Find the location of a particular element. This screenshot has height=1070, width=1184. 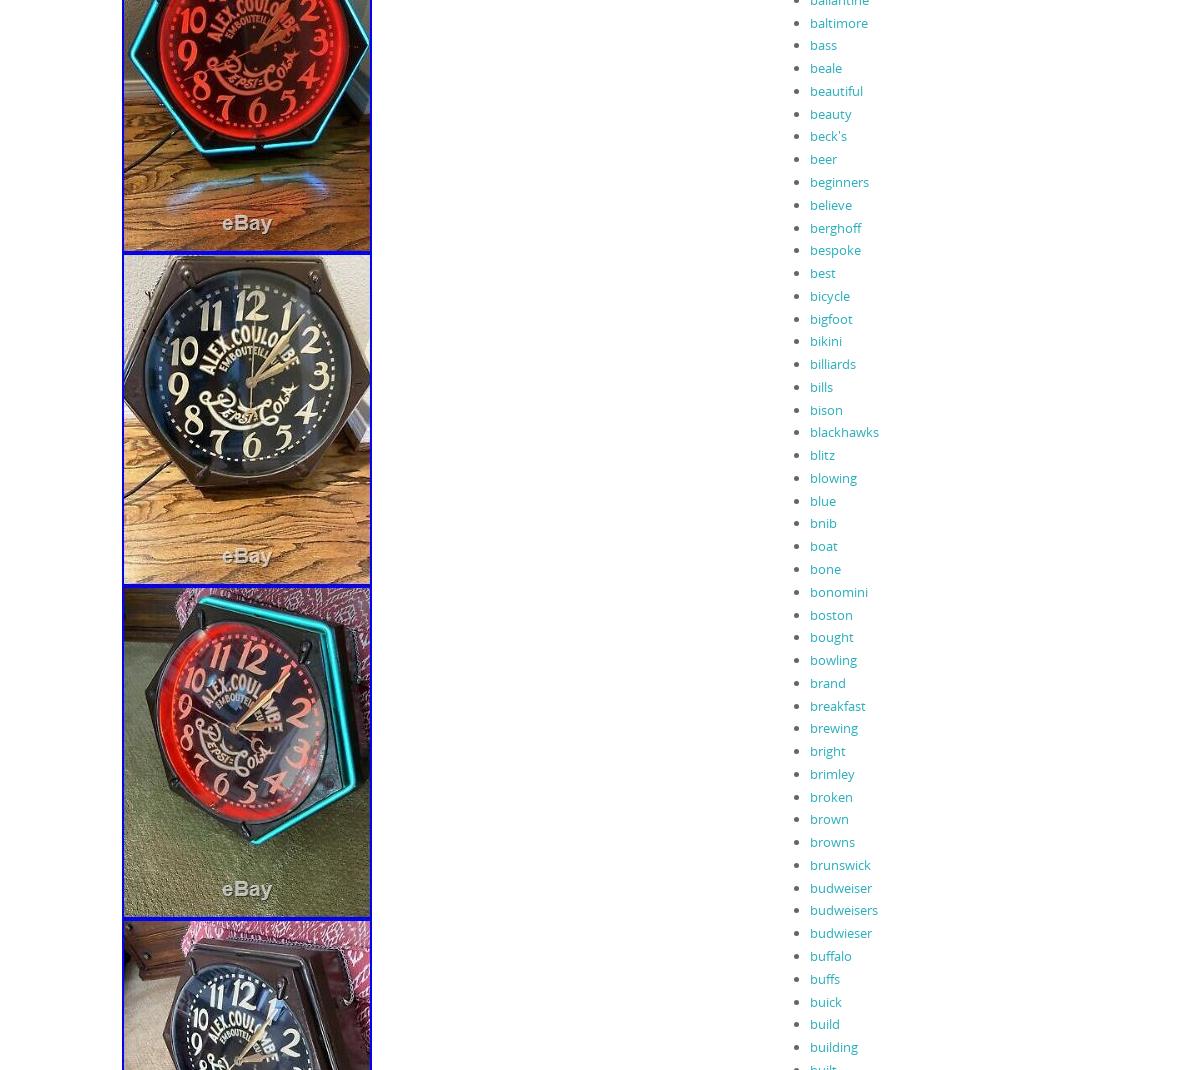

'believe' is located at coordinates (808, 203).